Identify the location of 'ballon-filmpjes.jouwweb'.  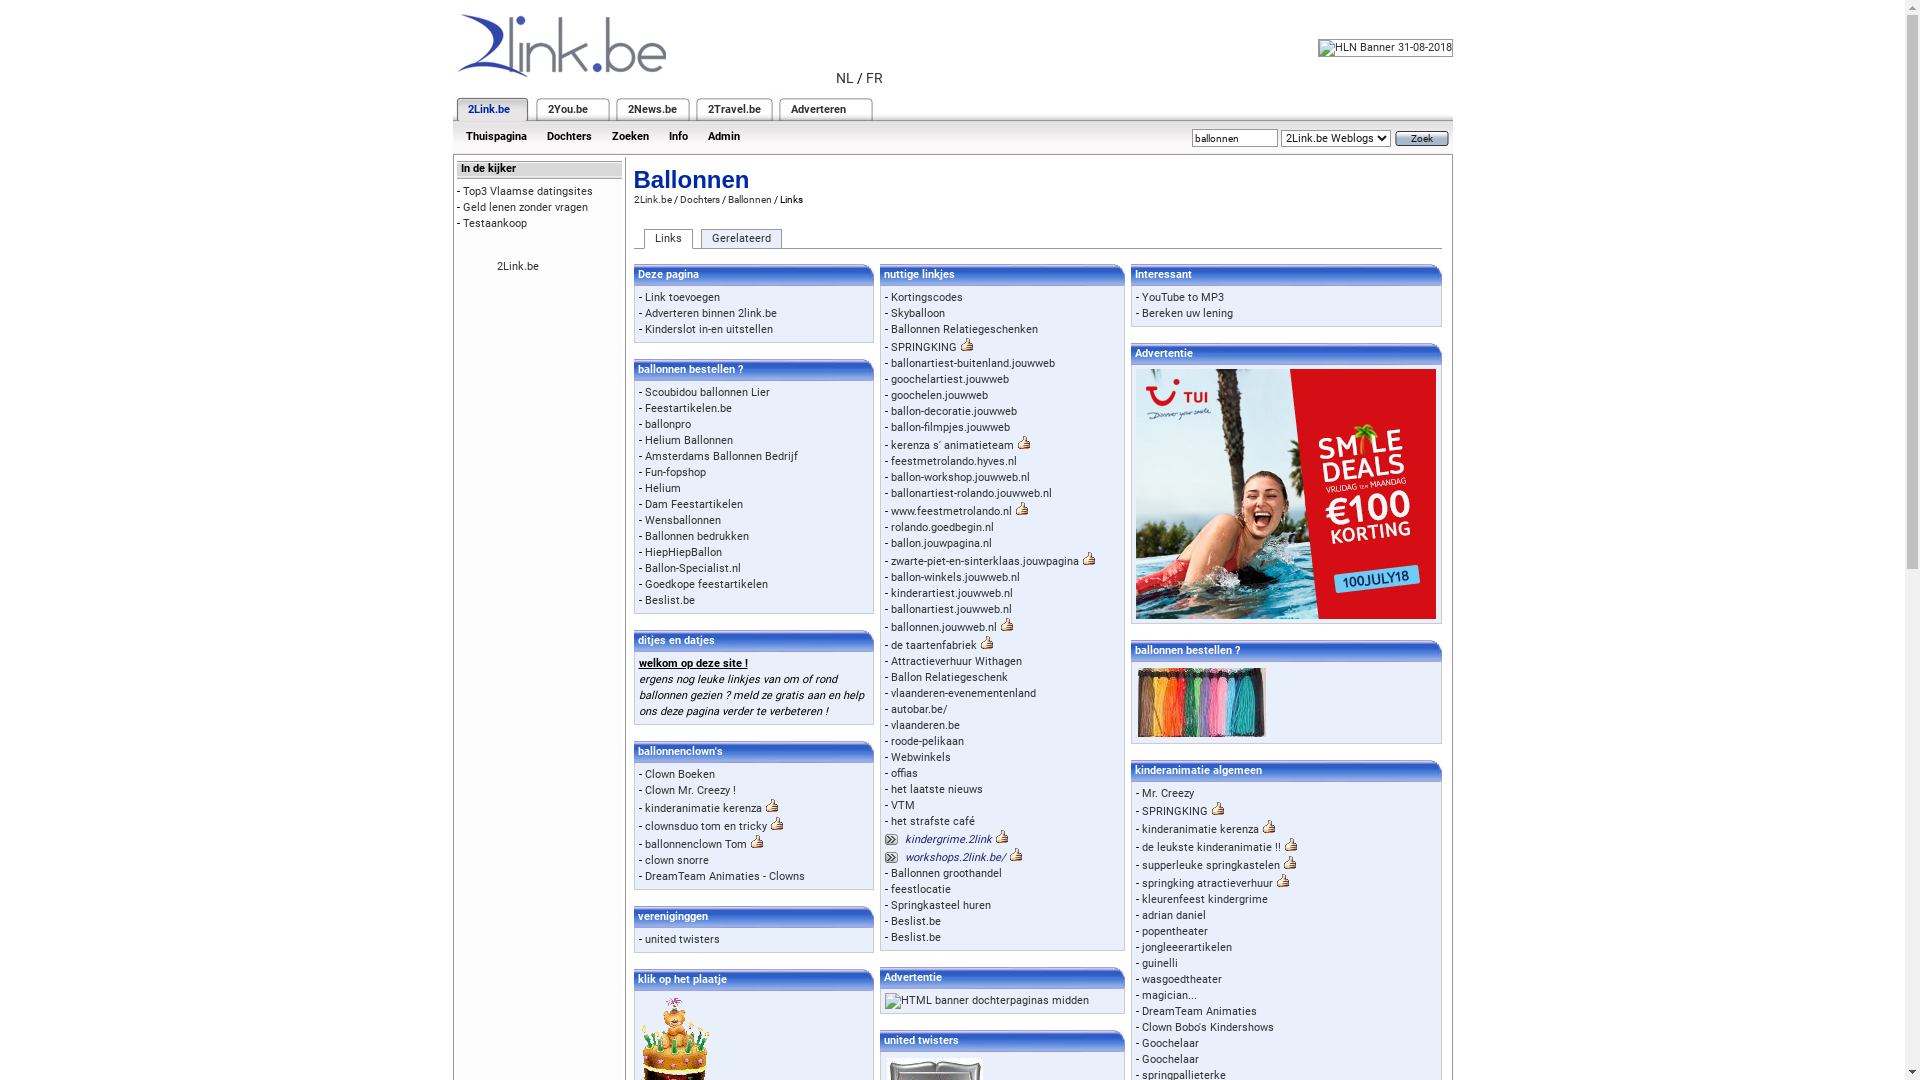
(949, 426).